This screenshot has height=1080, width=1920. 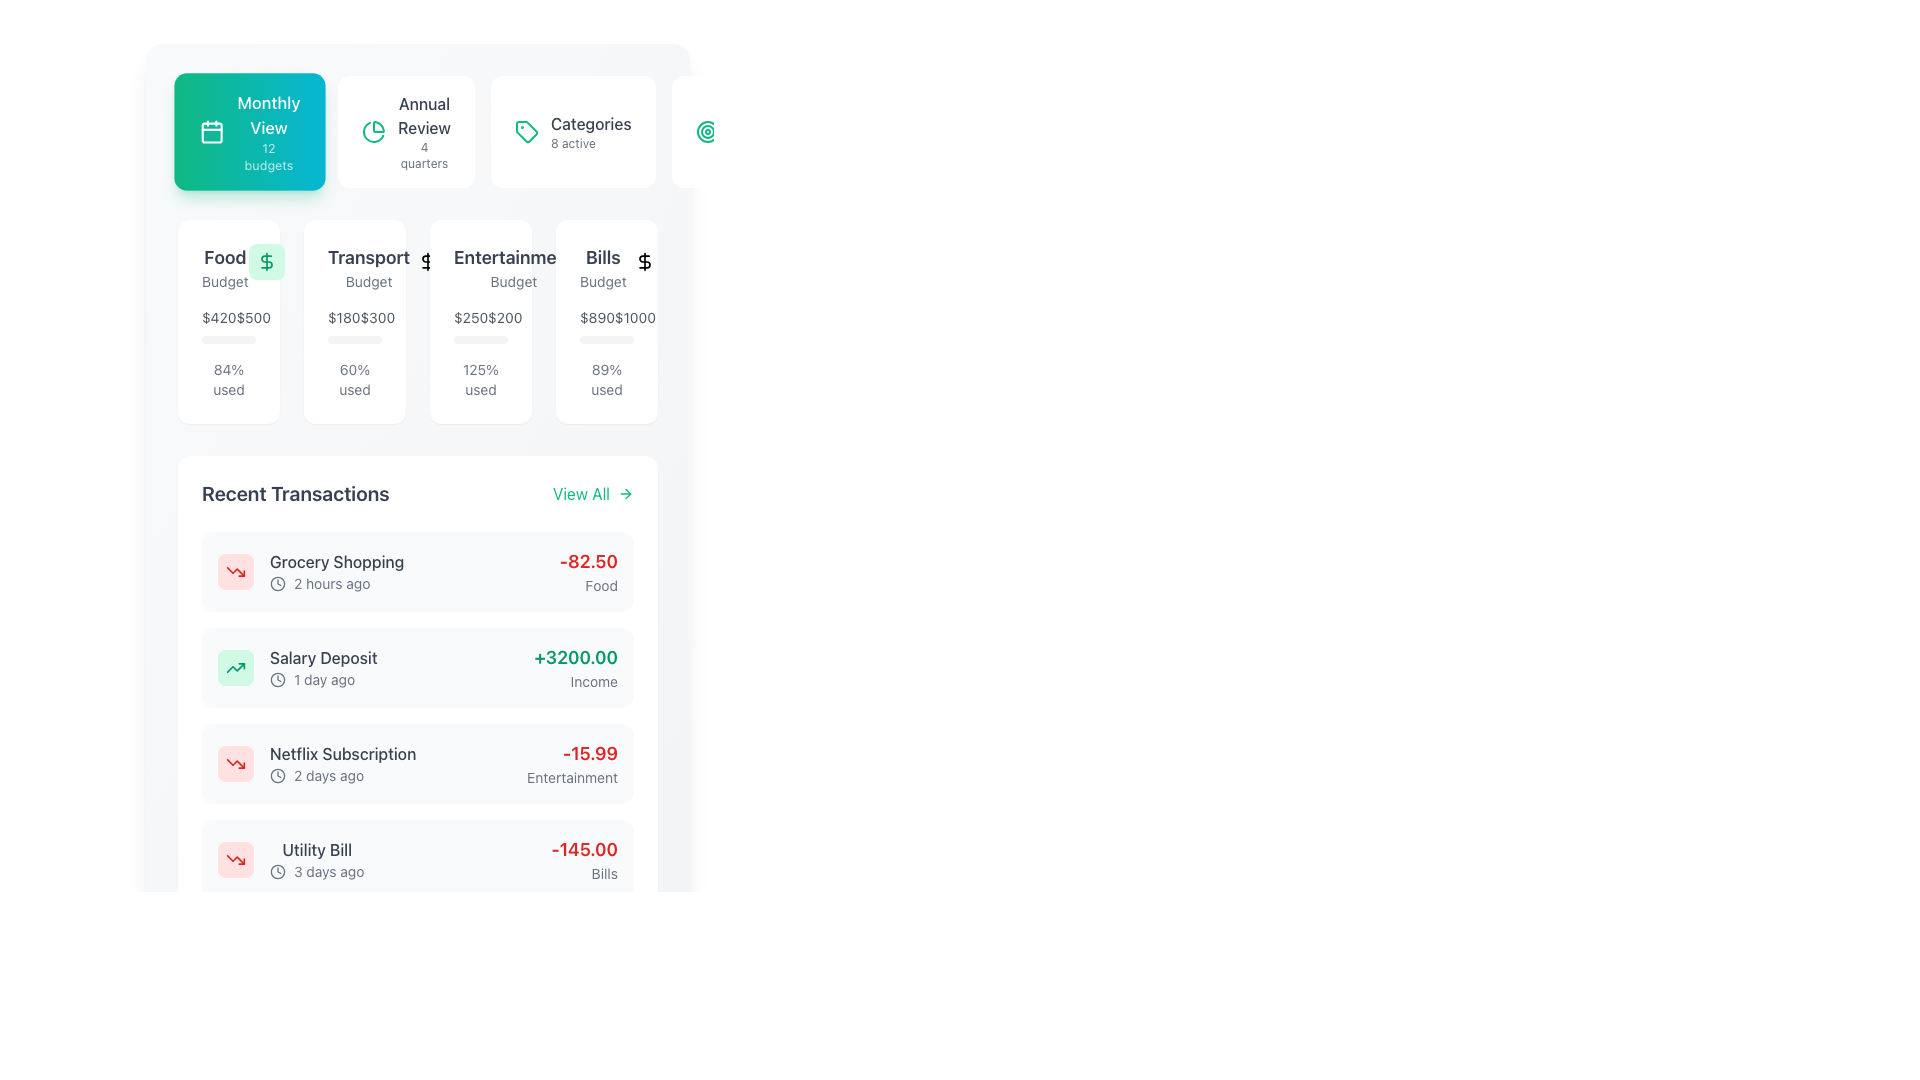 I want to click on the negative amount on the first transaction display card in the 'Recent Transactions' section to get clarification, so click(x=416, y=571).